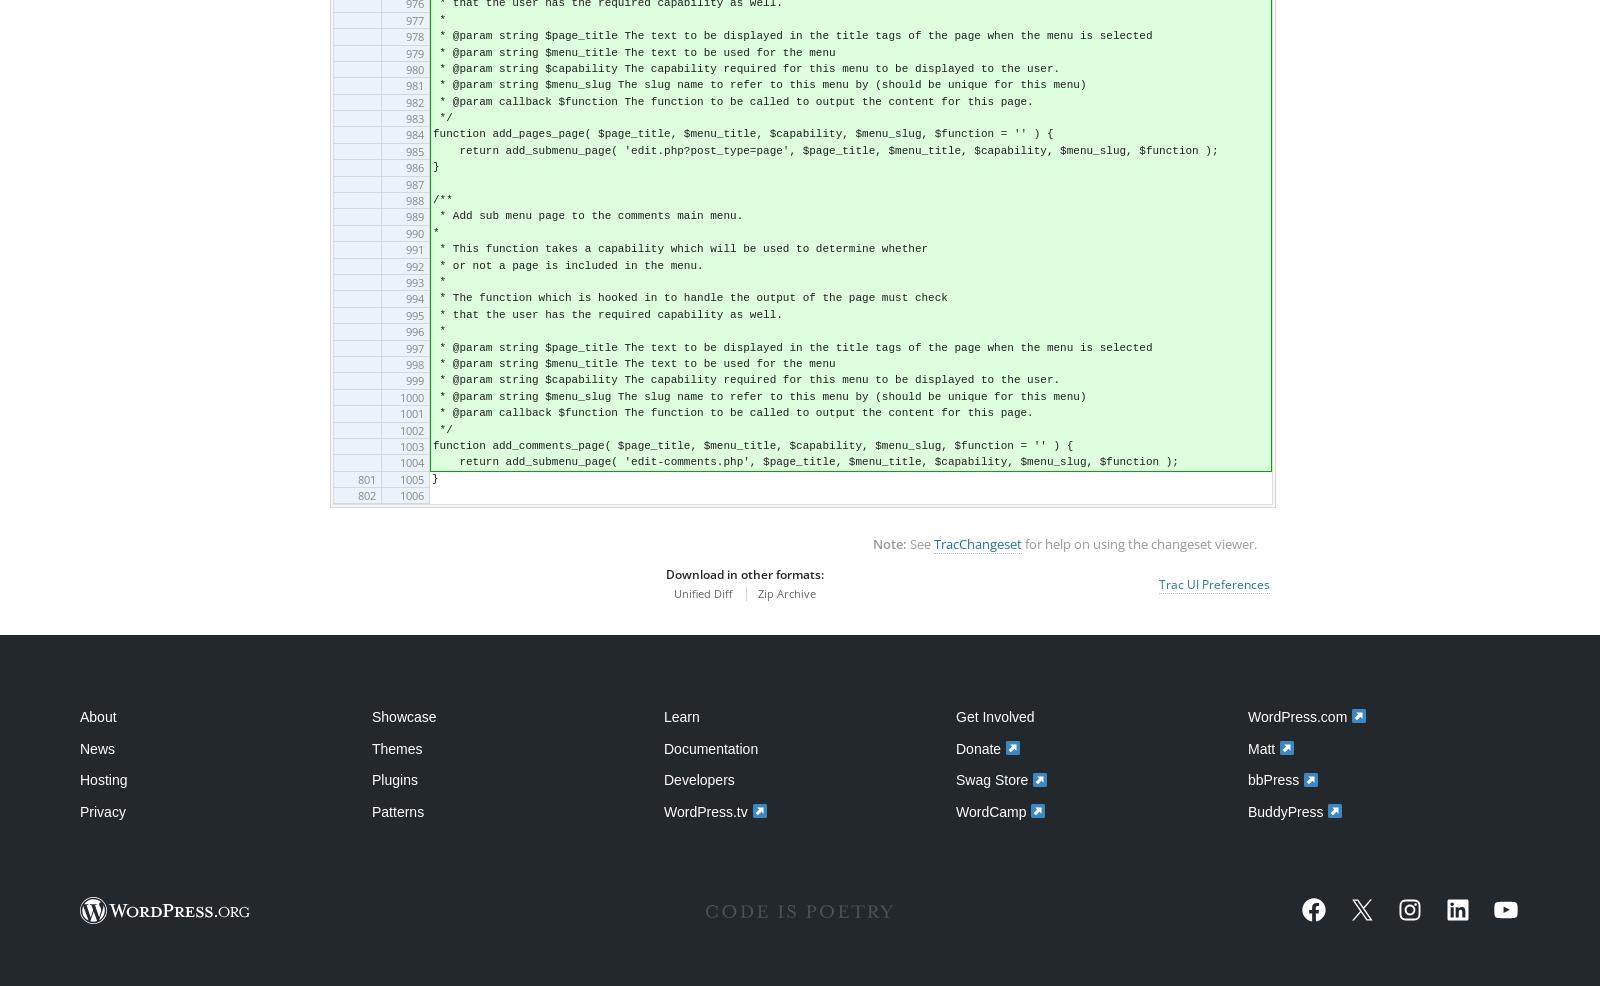 The height and width of the screenshot is (986, 1600). I want to click on '* that the user has the required capability as well.', so click(607, 314).